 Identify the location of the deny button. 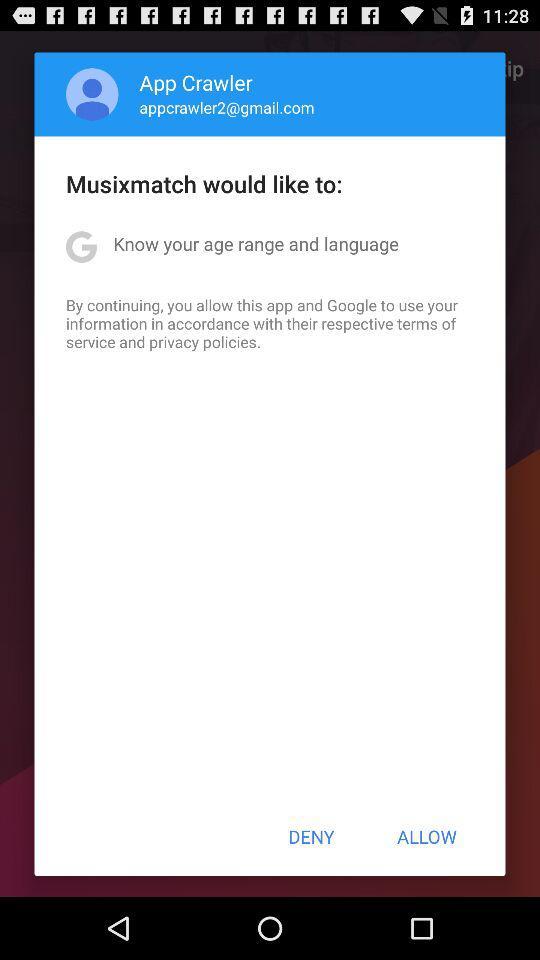
(311, 836).